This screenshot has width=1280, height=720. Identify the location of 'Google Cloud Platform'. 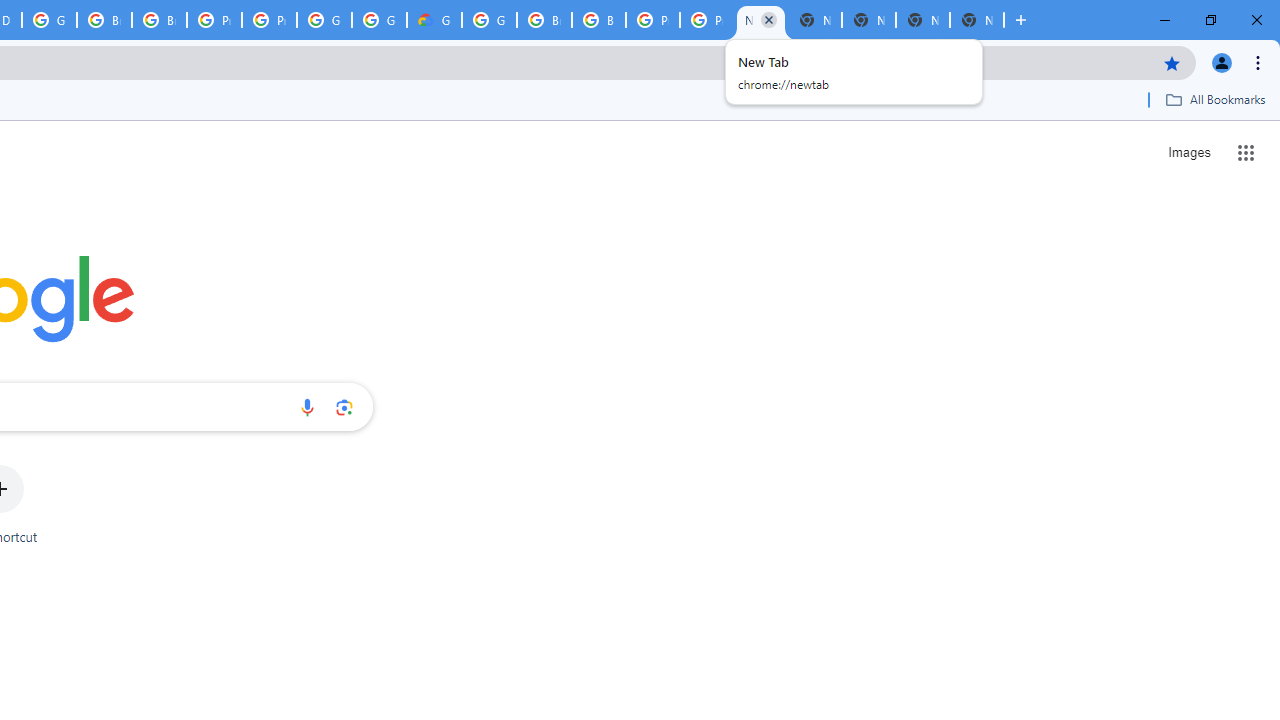
(489, 20).